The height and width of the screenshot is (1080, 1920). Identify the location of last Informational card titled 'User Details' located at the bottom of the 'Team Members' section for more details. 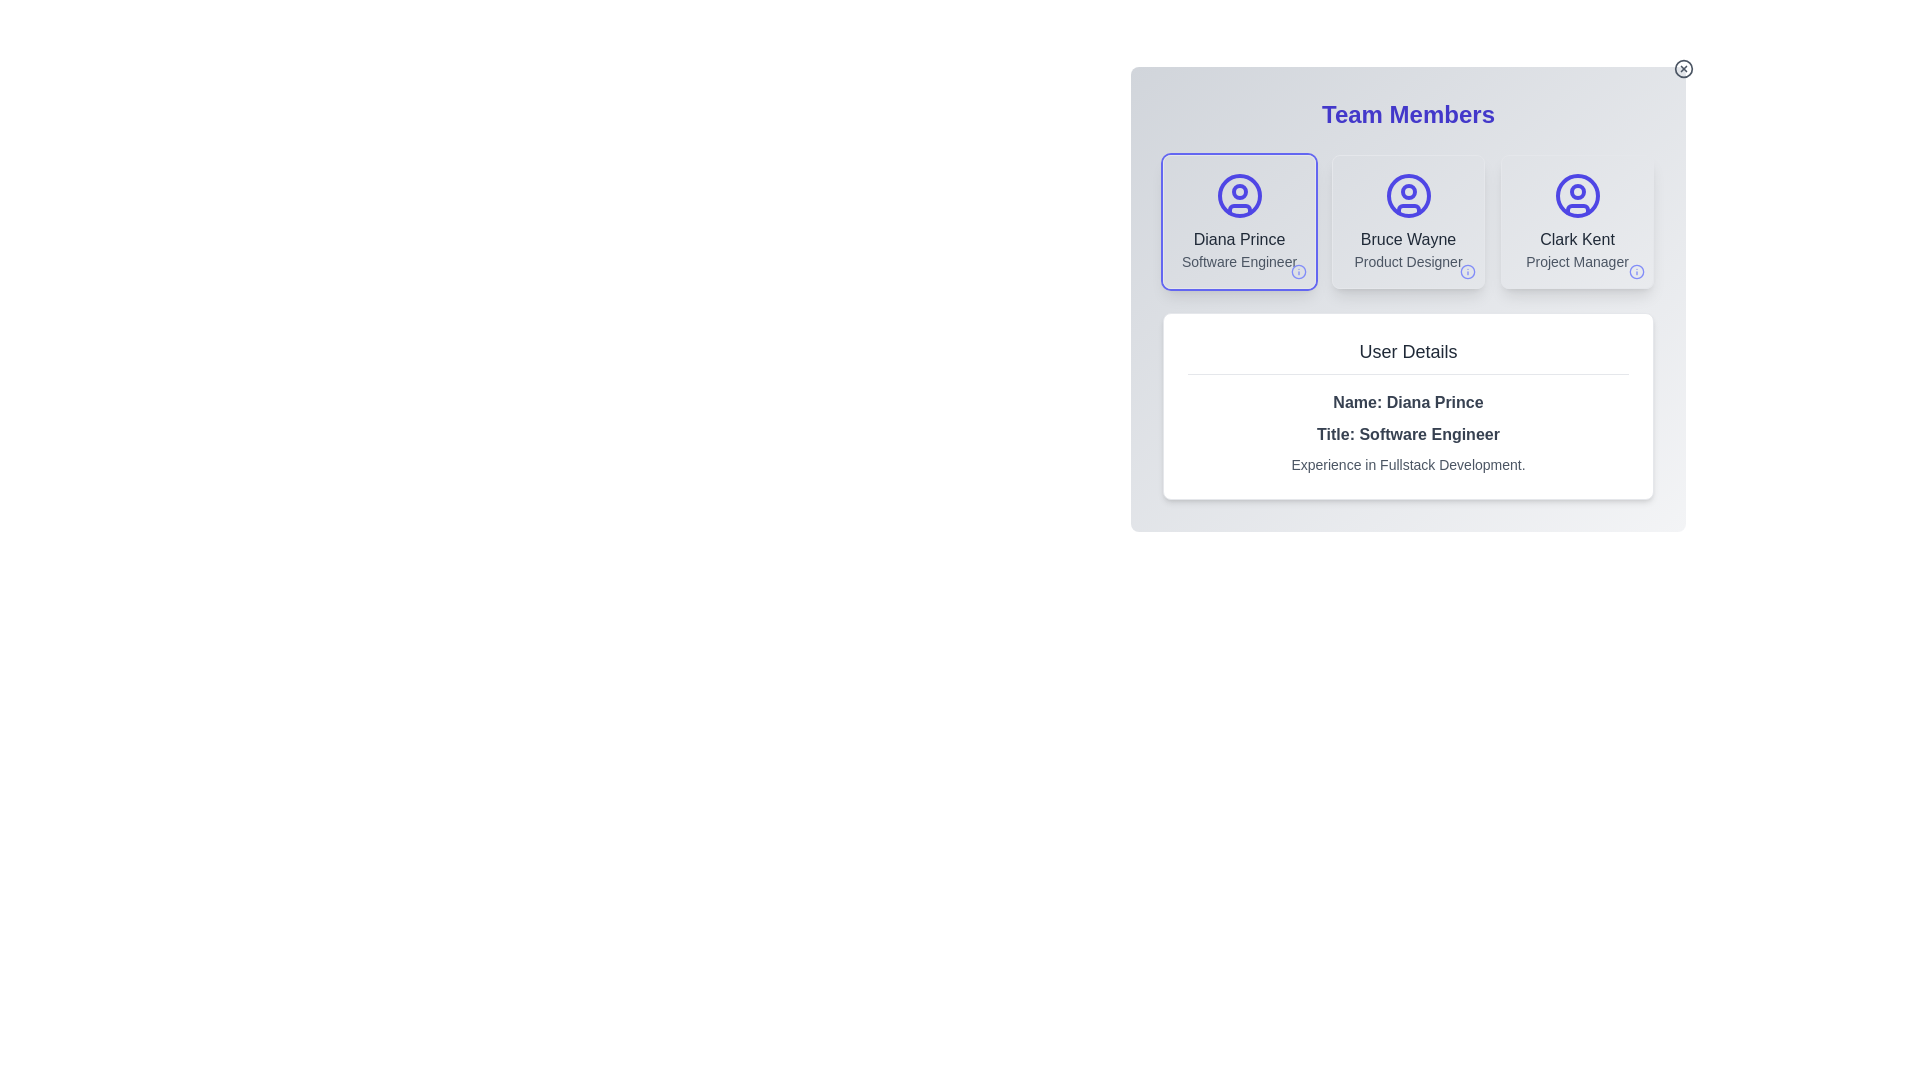
(1407, 405).